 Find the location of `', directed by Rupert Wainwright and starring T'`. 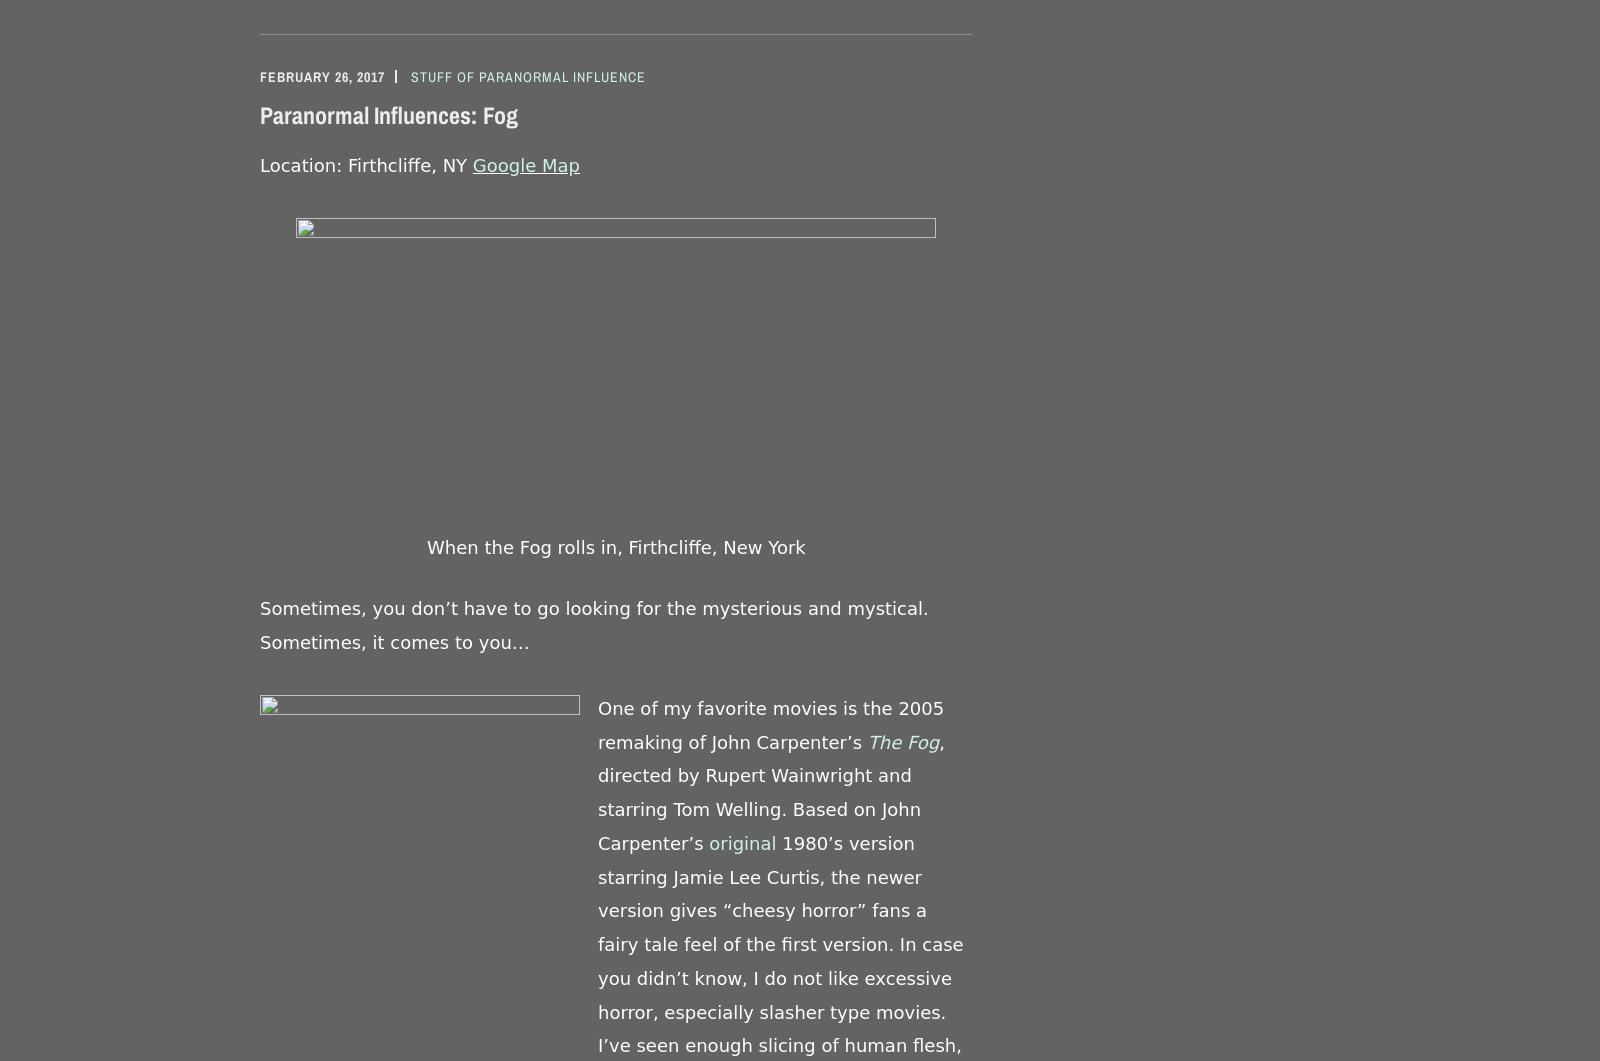

', directed by Rupert Wainwright and starring T' is located at coordinates (597, 775).